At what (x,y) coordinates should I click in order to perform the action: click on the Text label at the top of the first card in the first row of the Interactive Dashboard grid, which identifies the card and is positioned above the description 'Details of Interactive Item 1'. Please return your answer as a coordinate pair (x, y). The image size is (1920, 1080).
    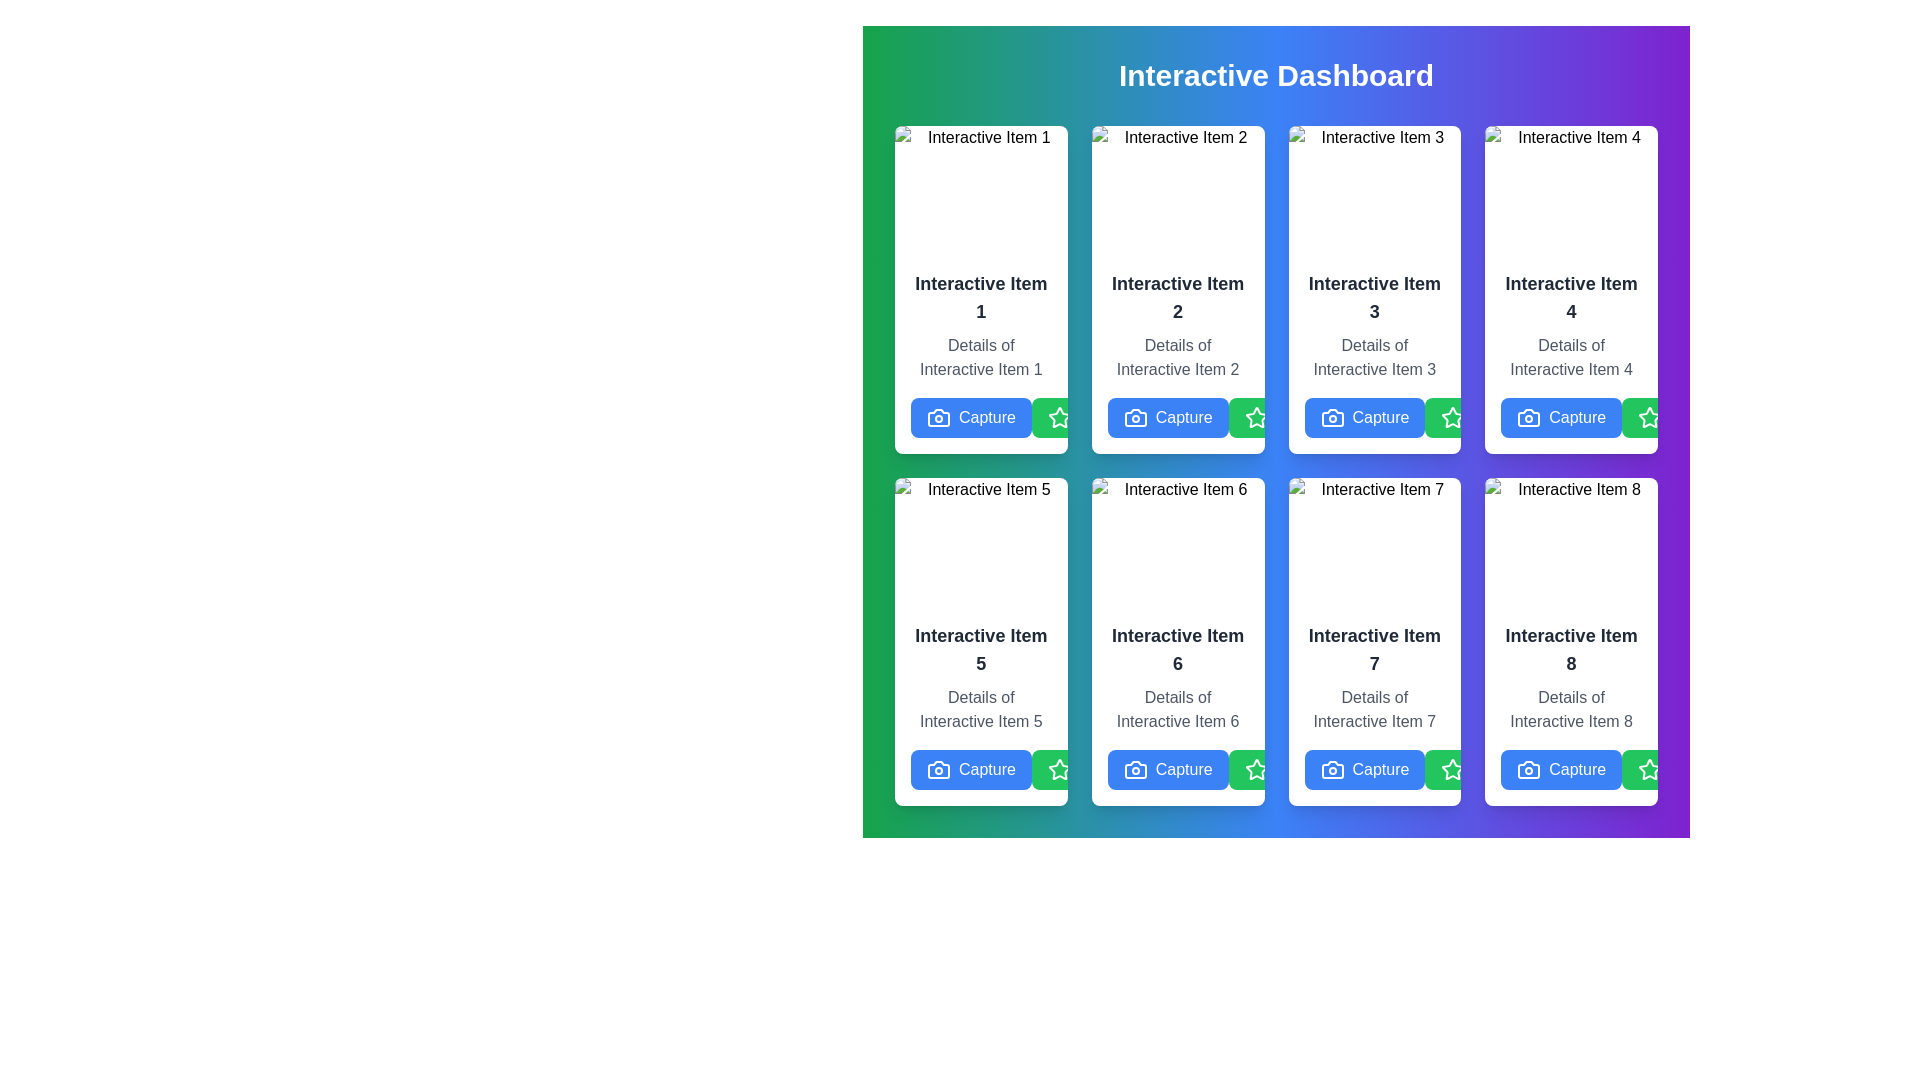
    Looking at the image, I should click on (981, 297).